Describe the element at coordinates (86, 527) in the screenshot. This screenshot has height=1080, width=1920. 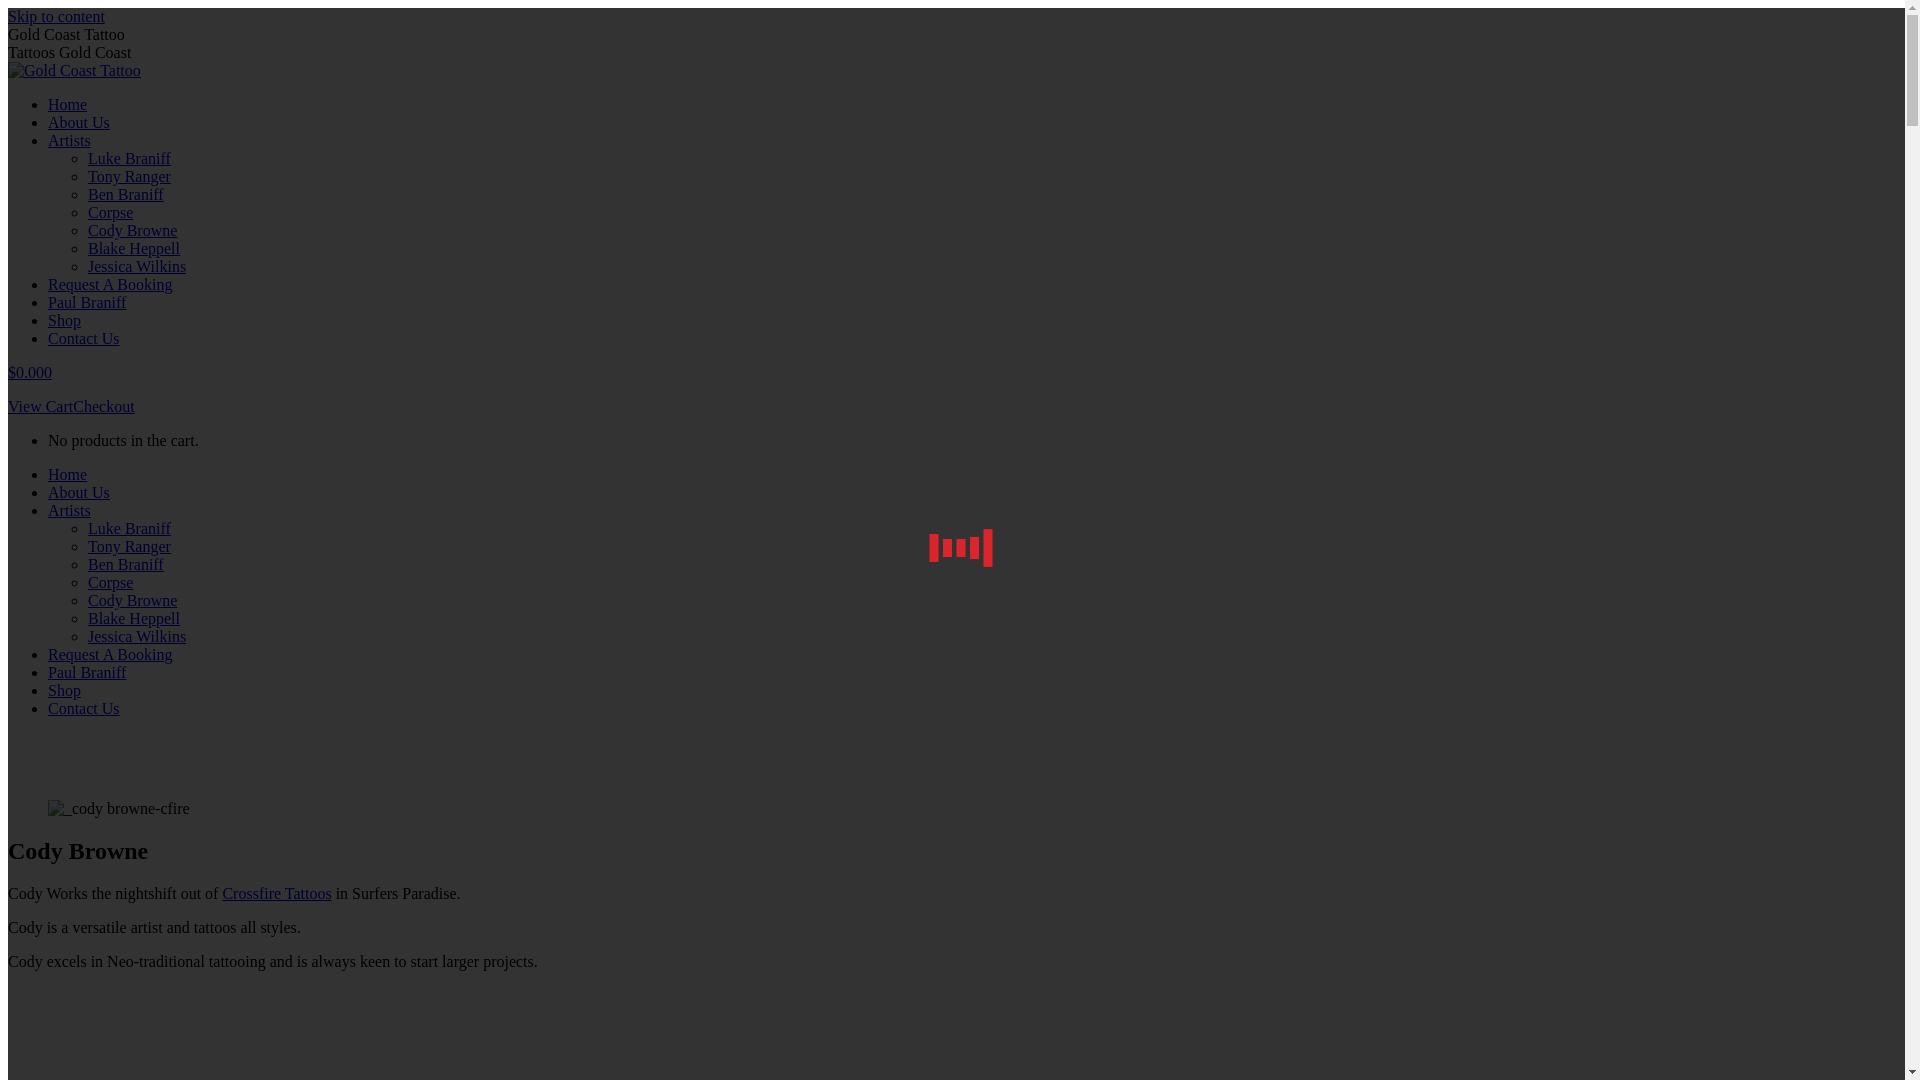
I see `'Luke Braniff'` at that location.